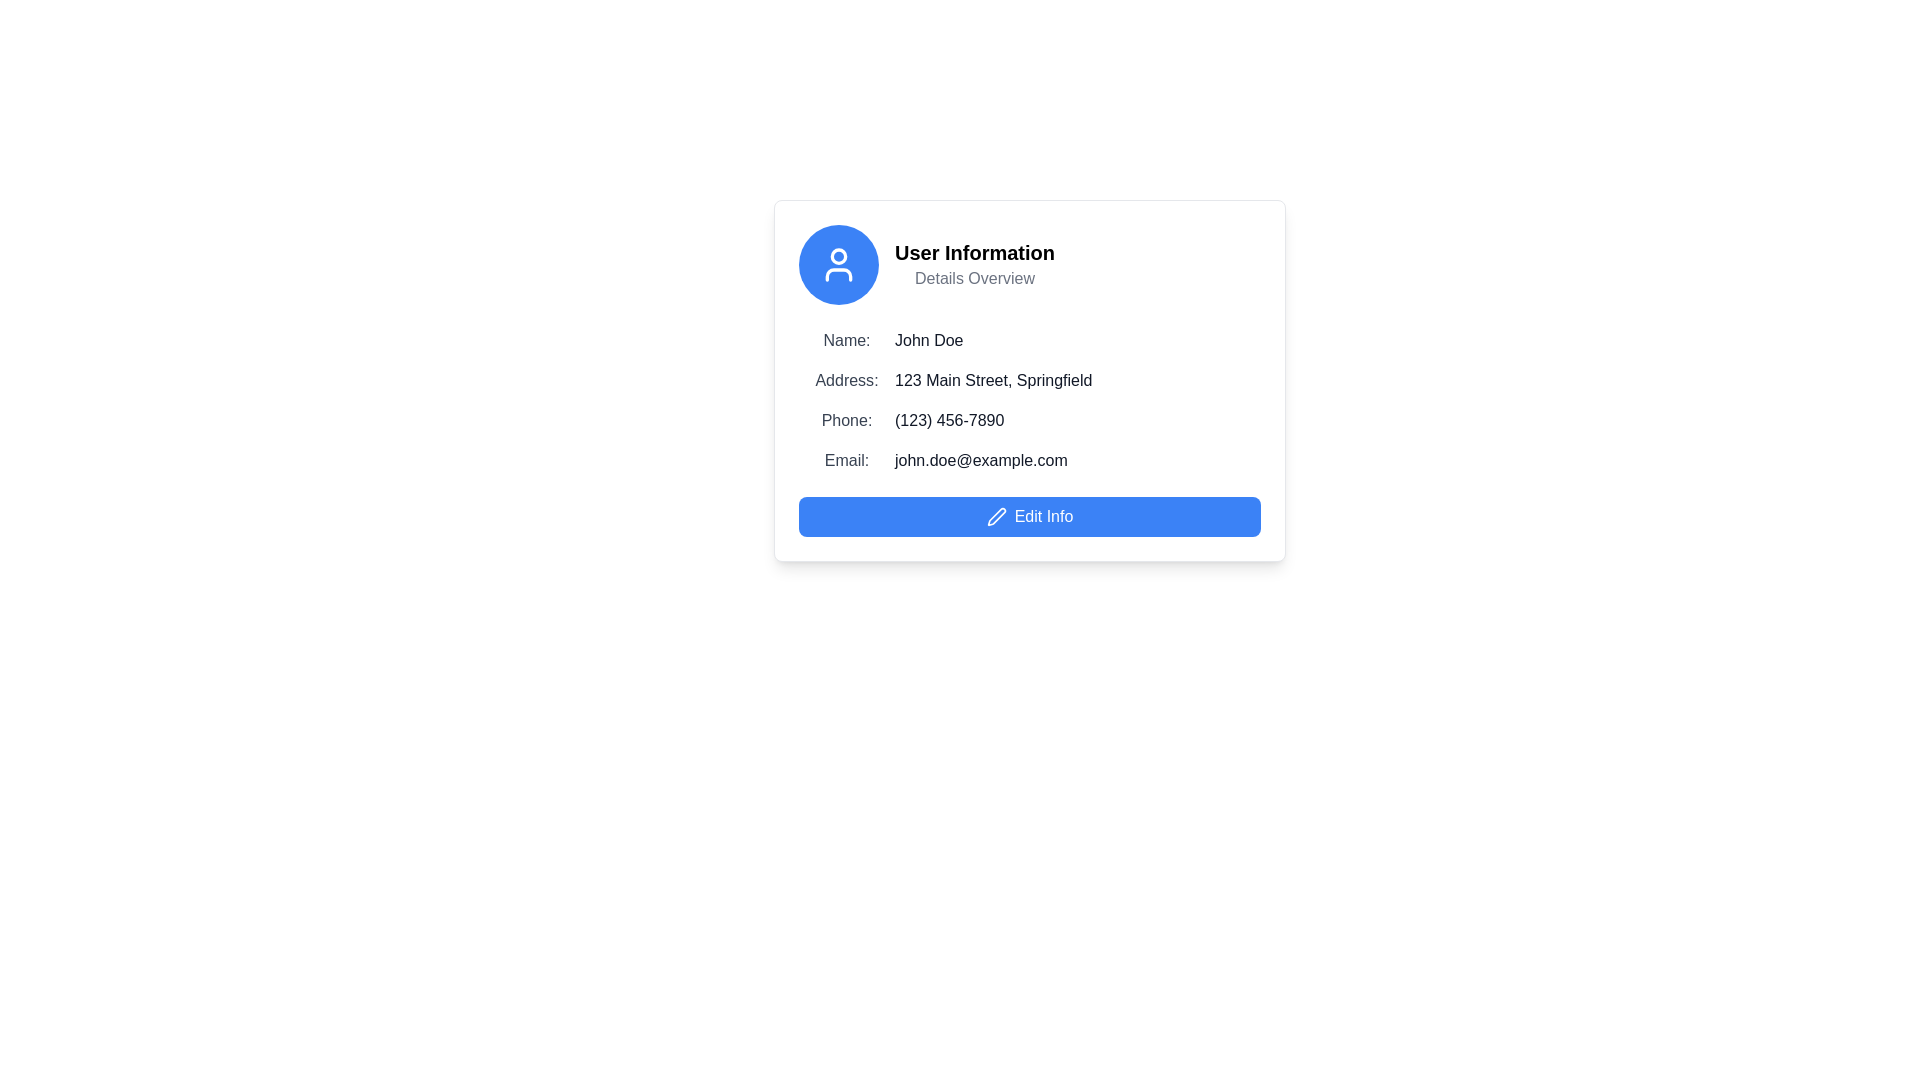  Describe the element at coordinates (1030, 515) in the screenshot. I see `the button located at the bottom of the user details card to initiate the editing interface` at that location.